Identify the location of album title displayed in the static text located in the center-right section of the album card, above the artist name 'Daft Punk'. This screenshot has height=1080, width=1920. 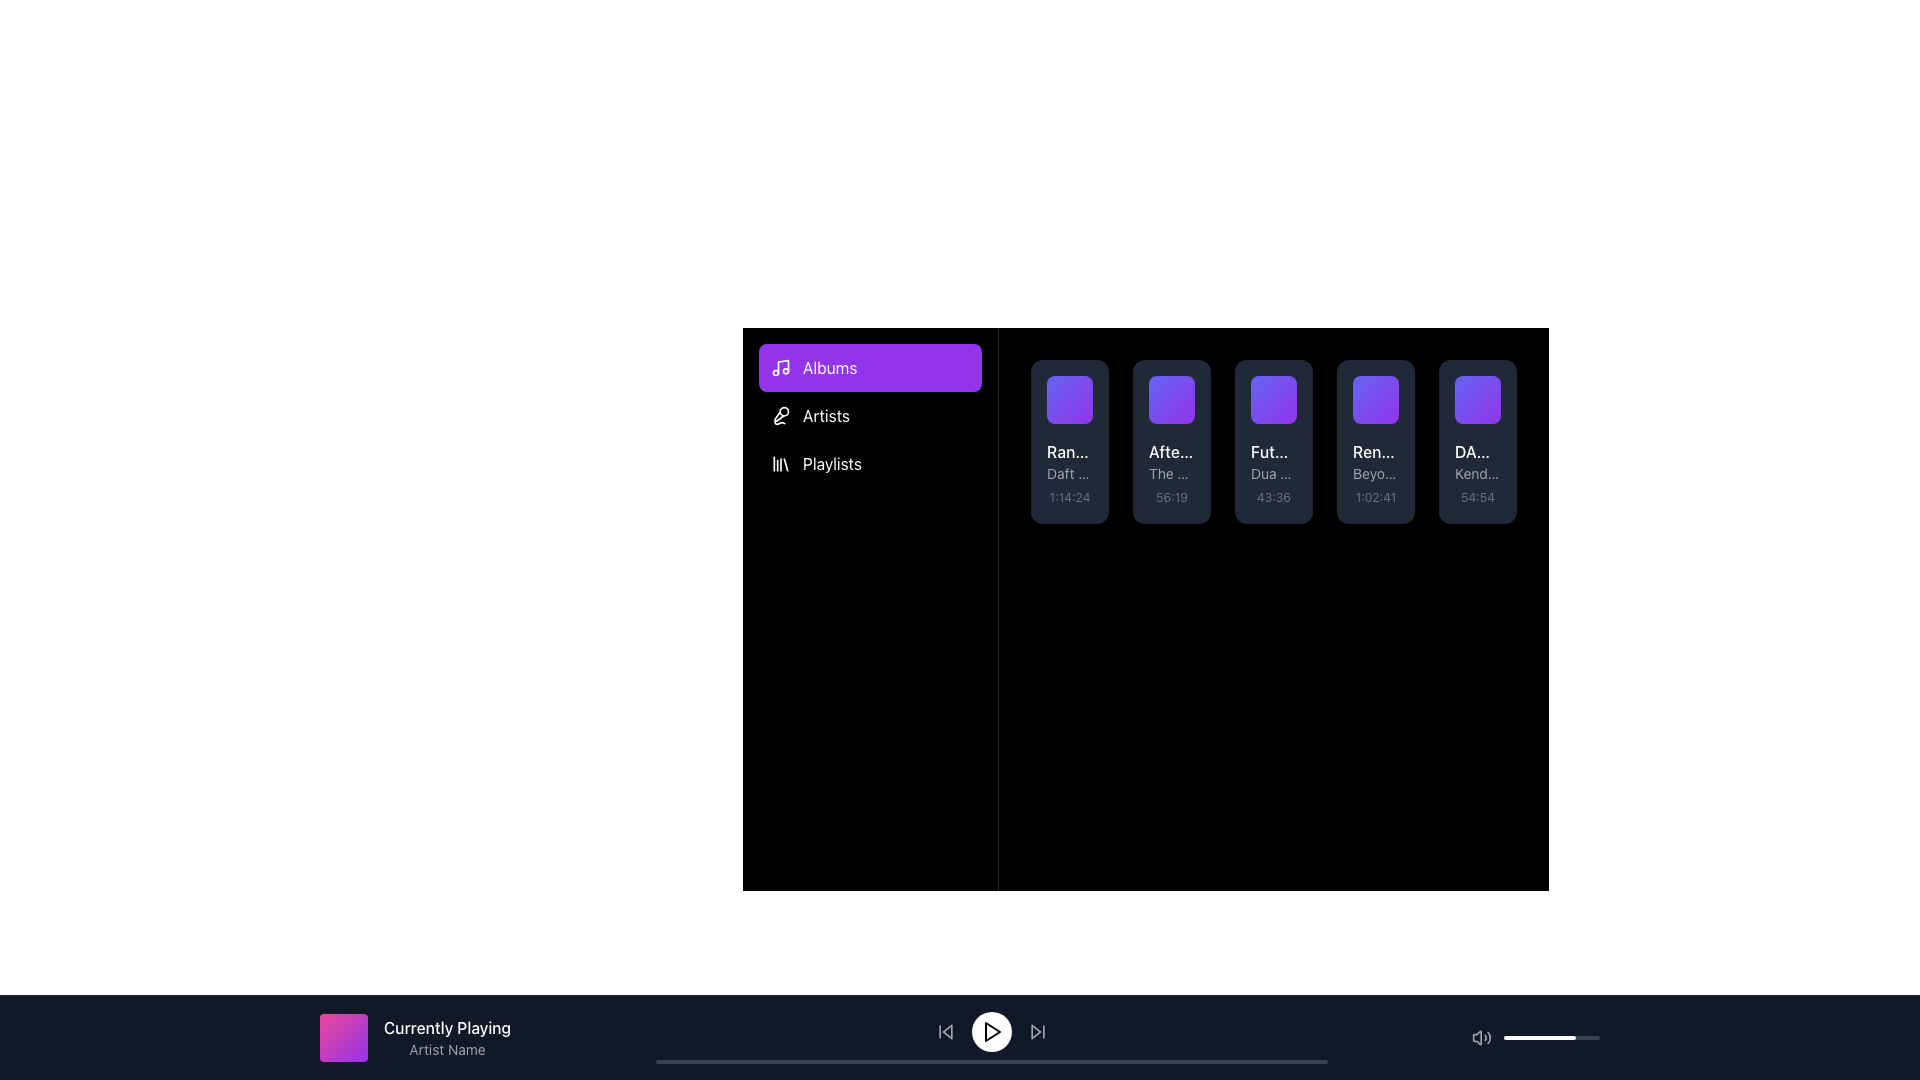
(1069, 451).